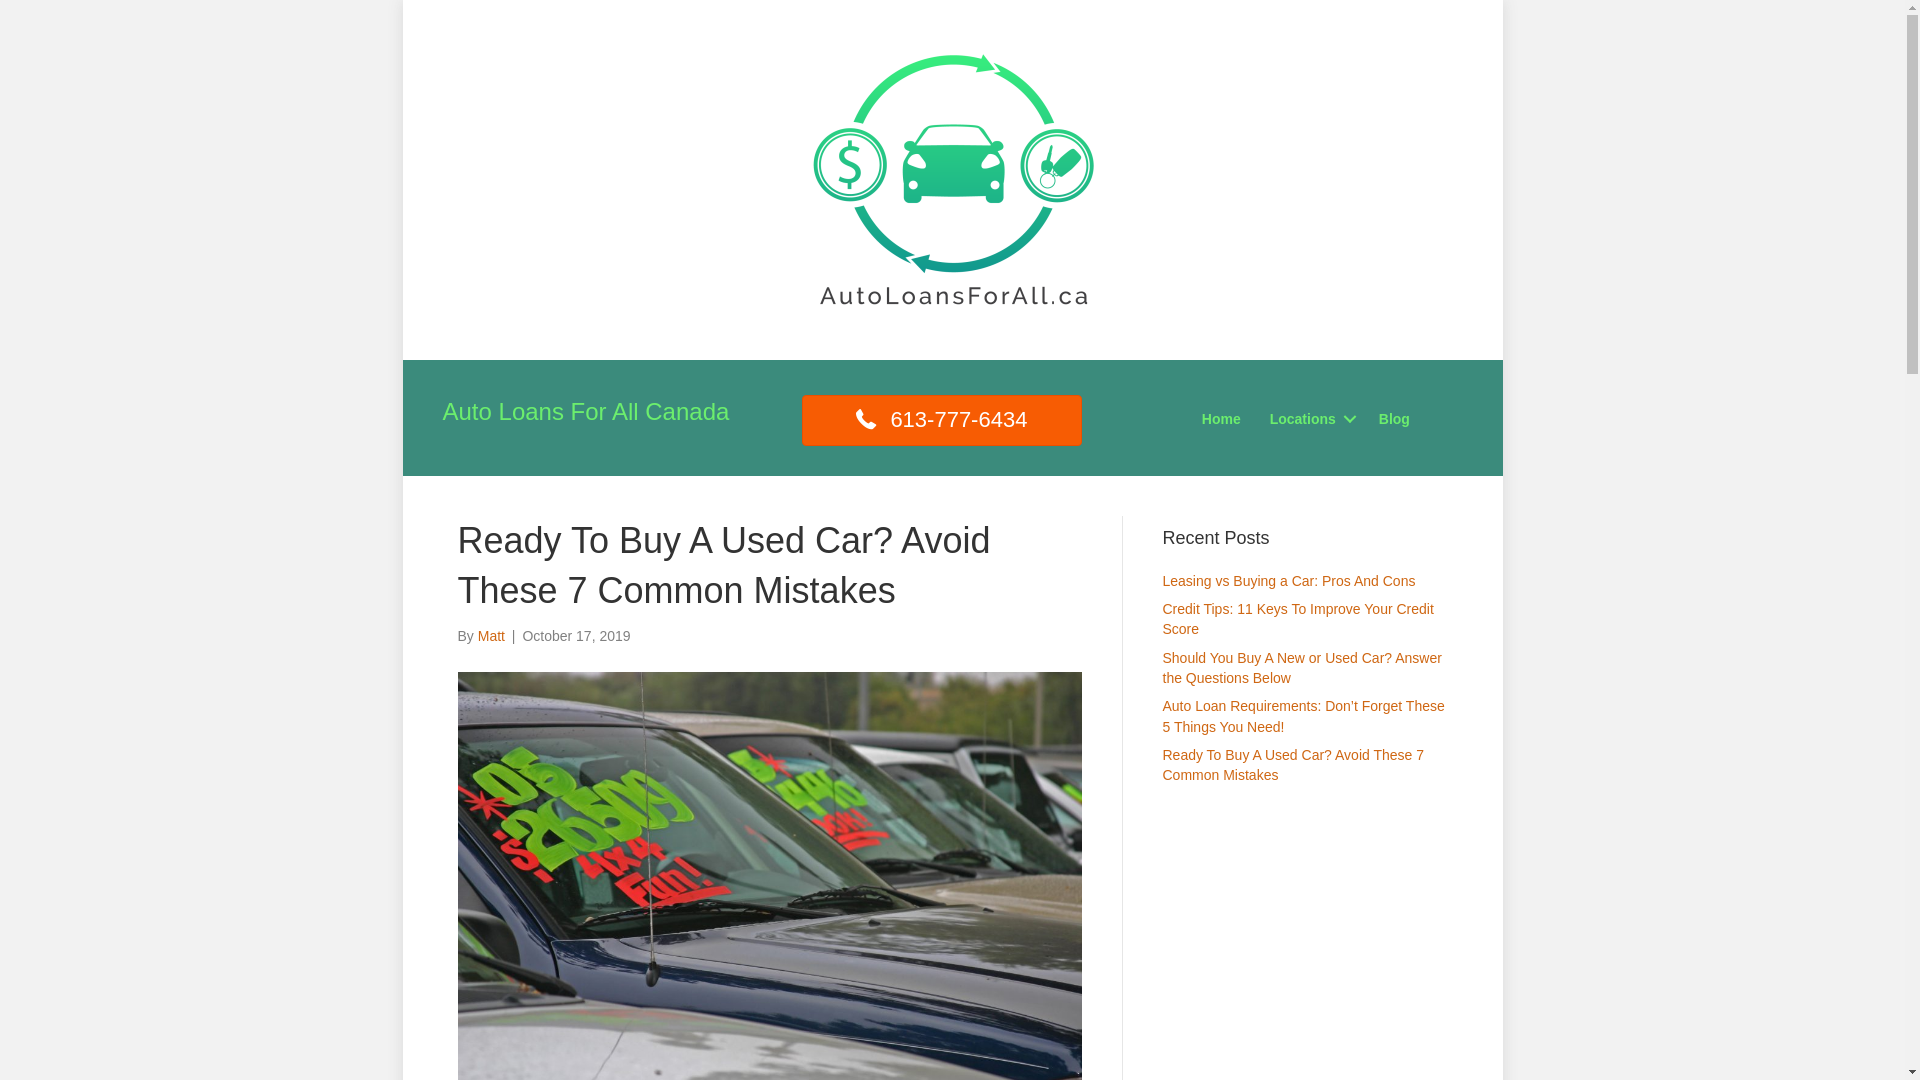 Image resolution: width=1920 pixels, height=1080 pixels. Describe the element at coordinates (1393, 418) in the screenshot. I see `'Blog'` at that location.